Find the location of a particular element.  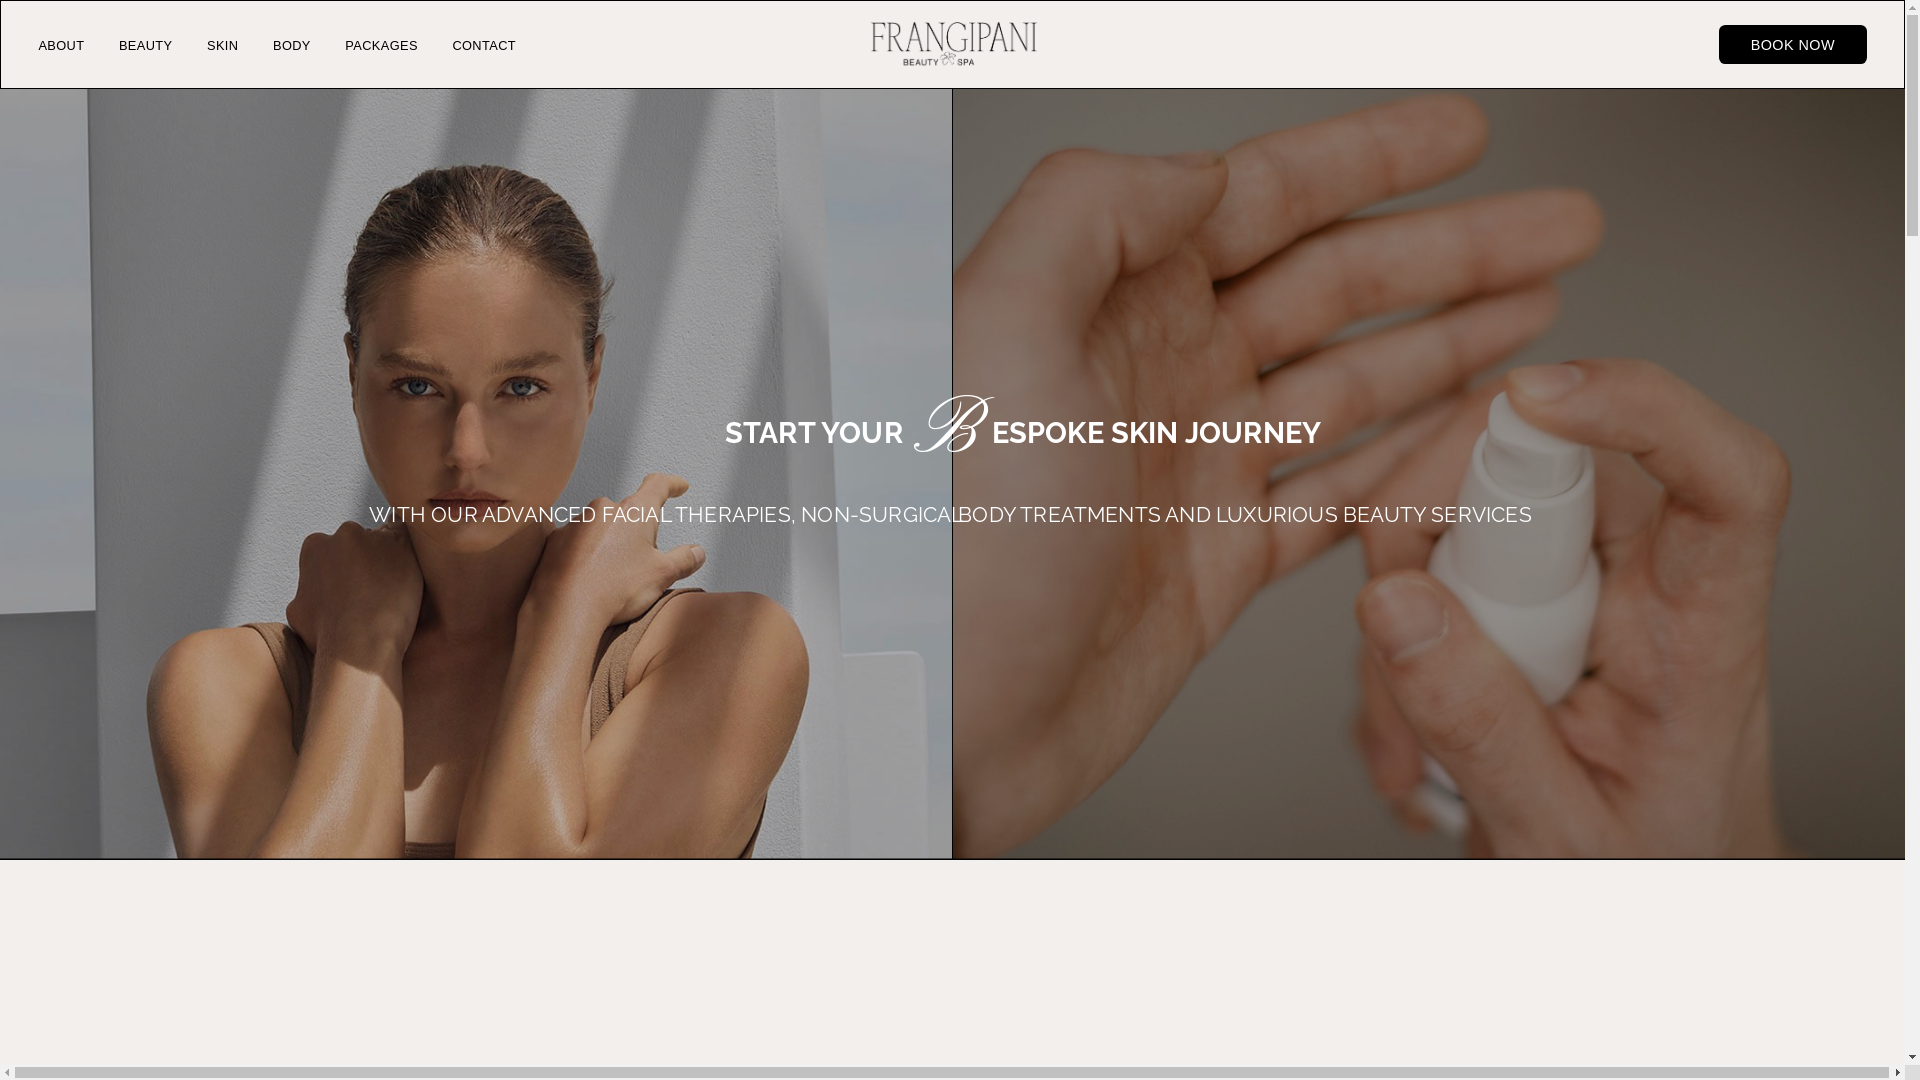

'BODY' is located at coordinates (291, 45).